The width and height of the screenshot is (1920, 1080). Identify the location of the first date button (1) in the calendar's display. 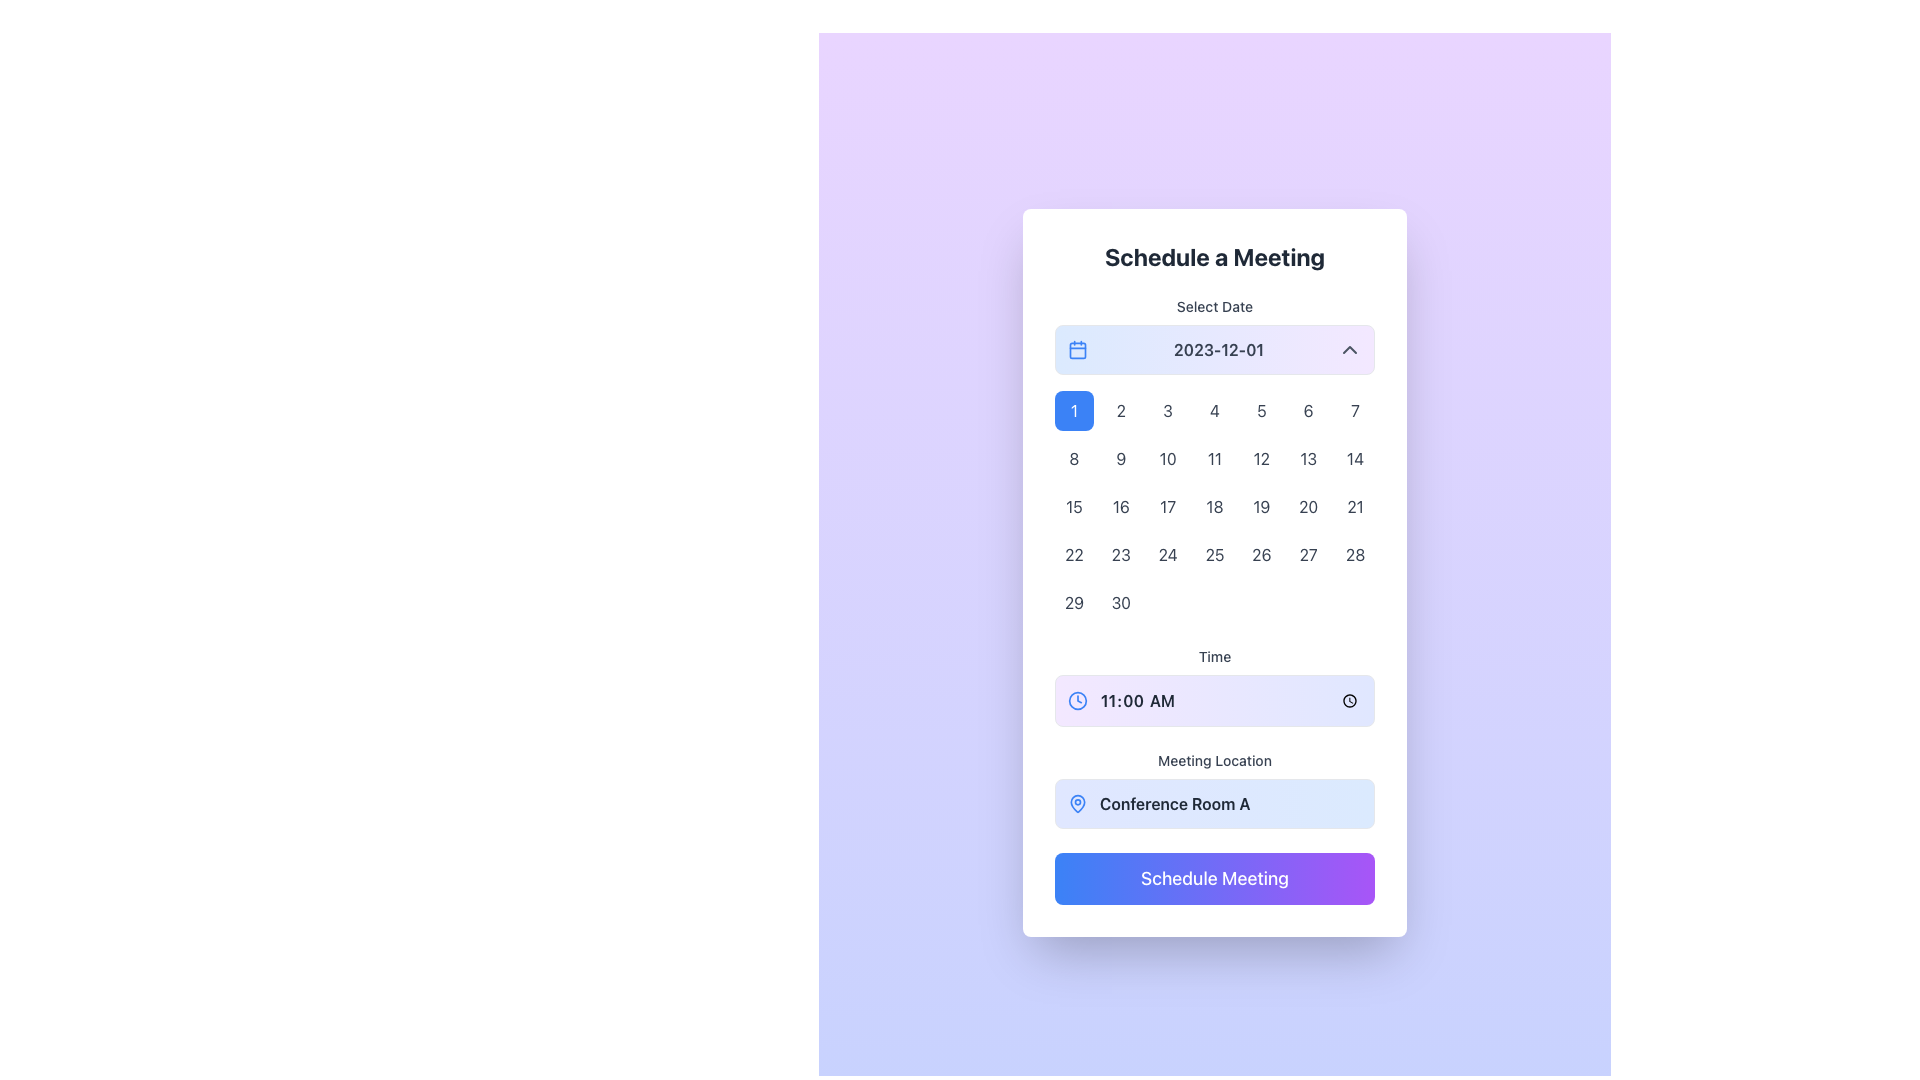
(1073, 410).